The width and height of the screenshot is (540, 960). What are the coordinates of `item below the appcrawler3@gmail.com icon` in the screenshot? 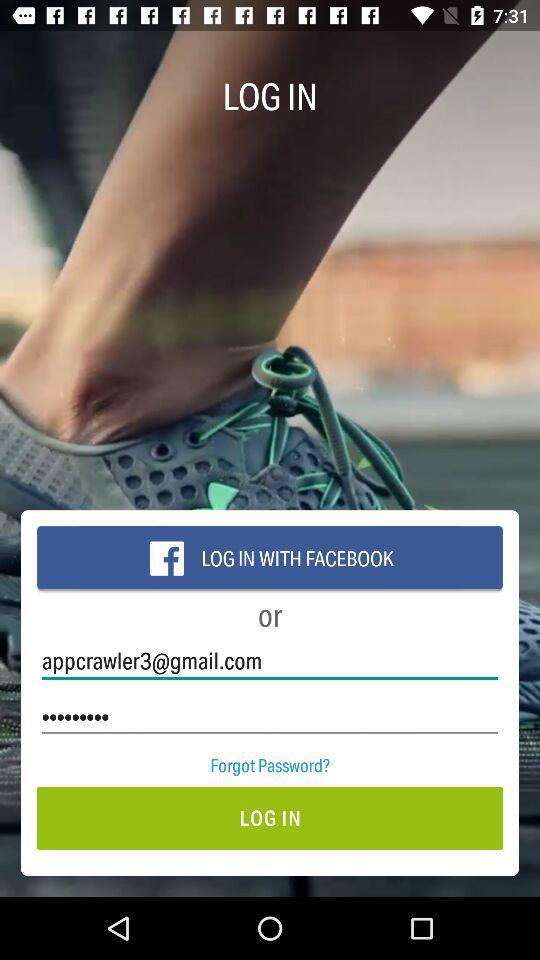 It's located at (270, 716).